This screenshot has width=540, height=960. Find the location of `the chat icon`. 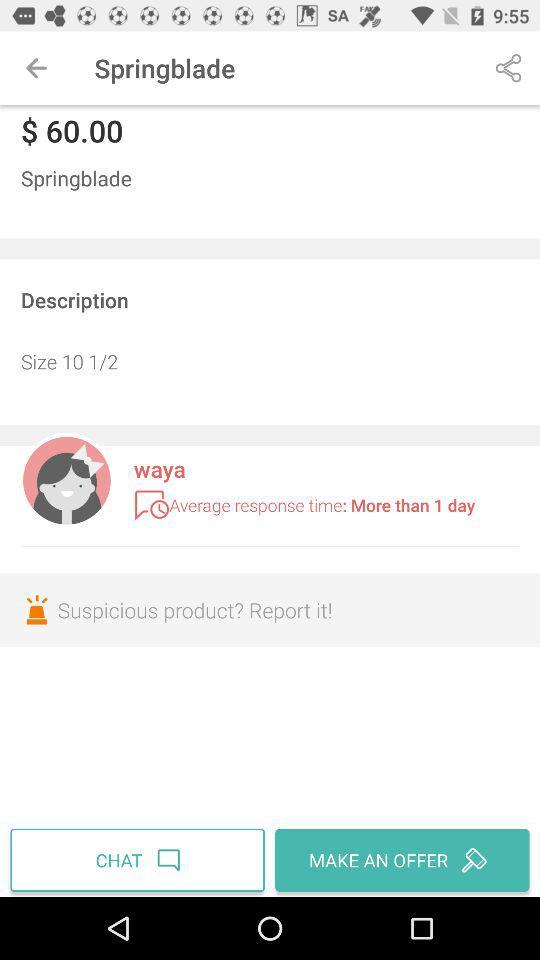

the chat icon is located at coordinates (139, 859).